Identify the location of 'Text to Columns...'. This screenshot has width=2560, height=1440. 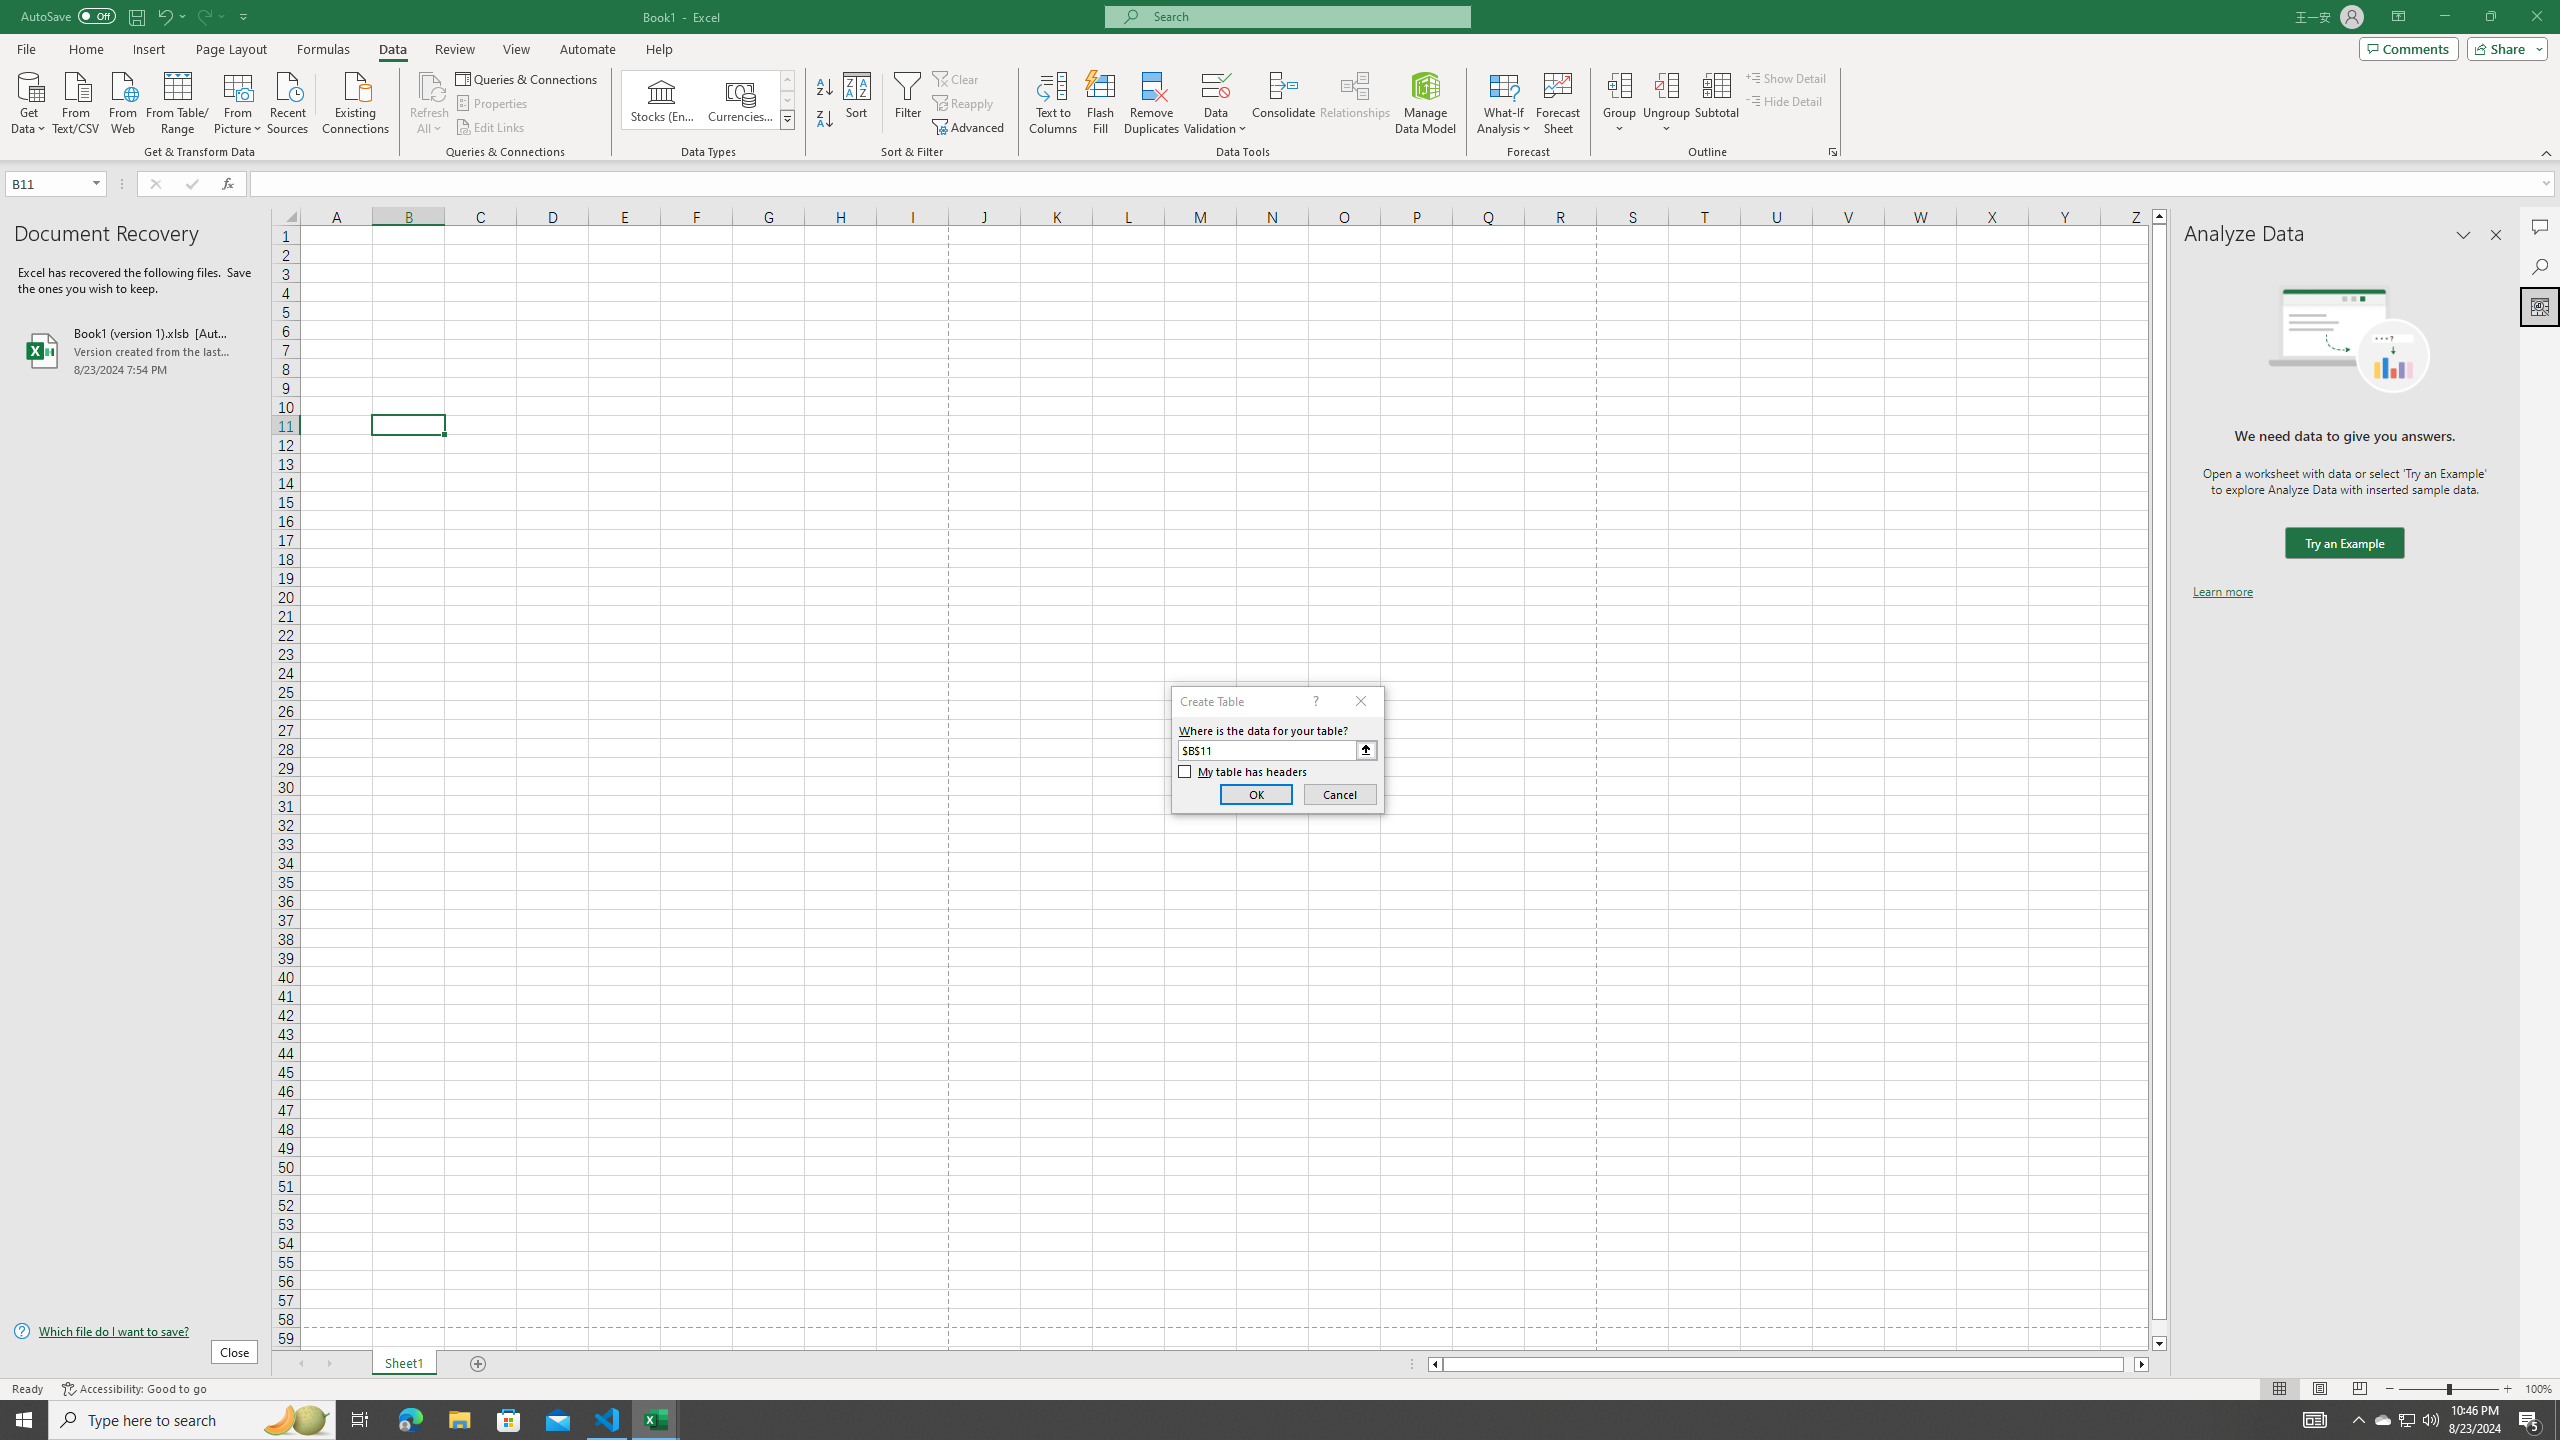
(1052, 103).